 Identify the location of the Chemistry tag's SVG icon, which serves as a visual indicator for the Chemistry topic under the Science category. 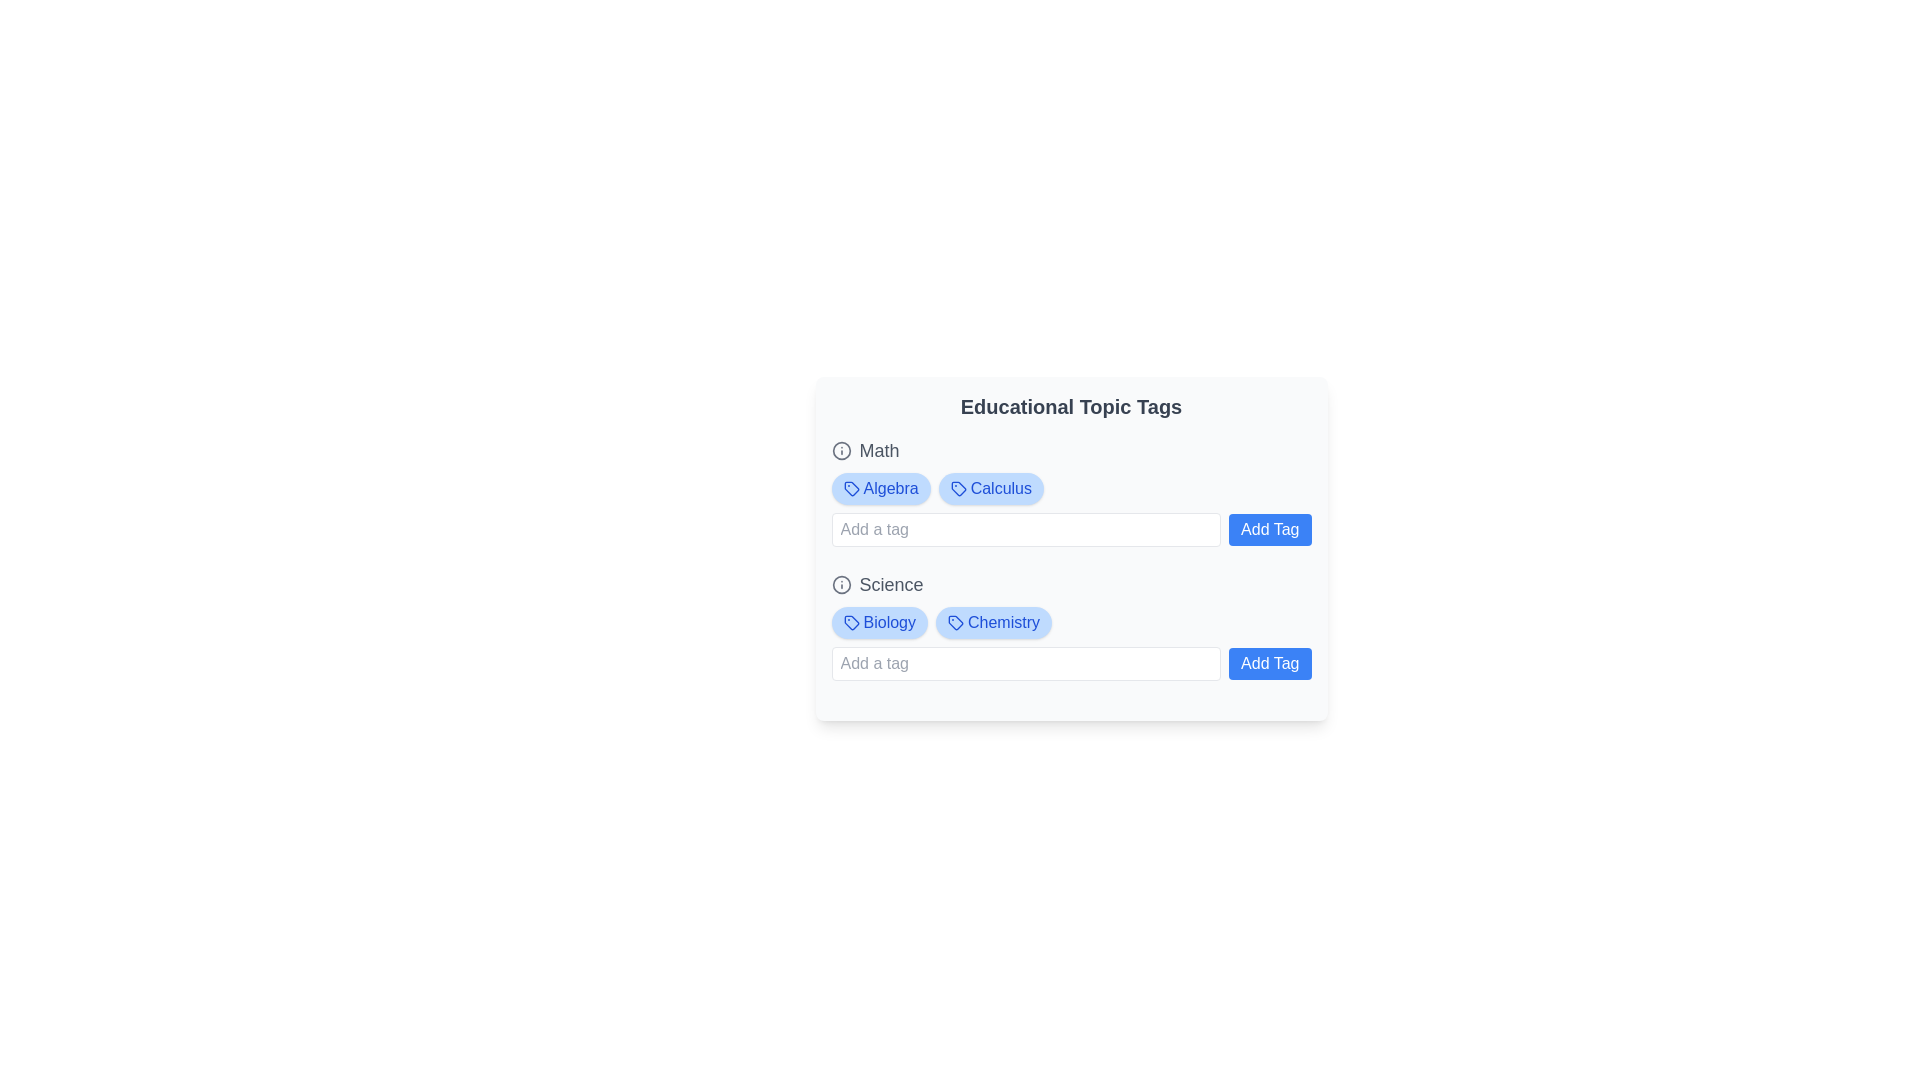
(954, 622).